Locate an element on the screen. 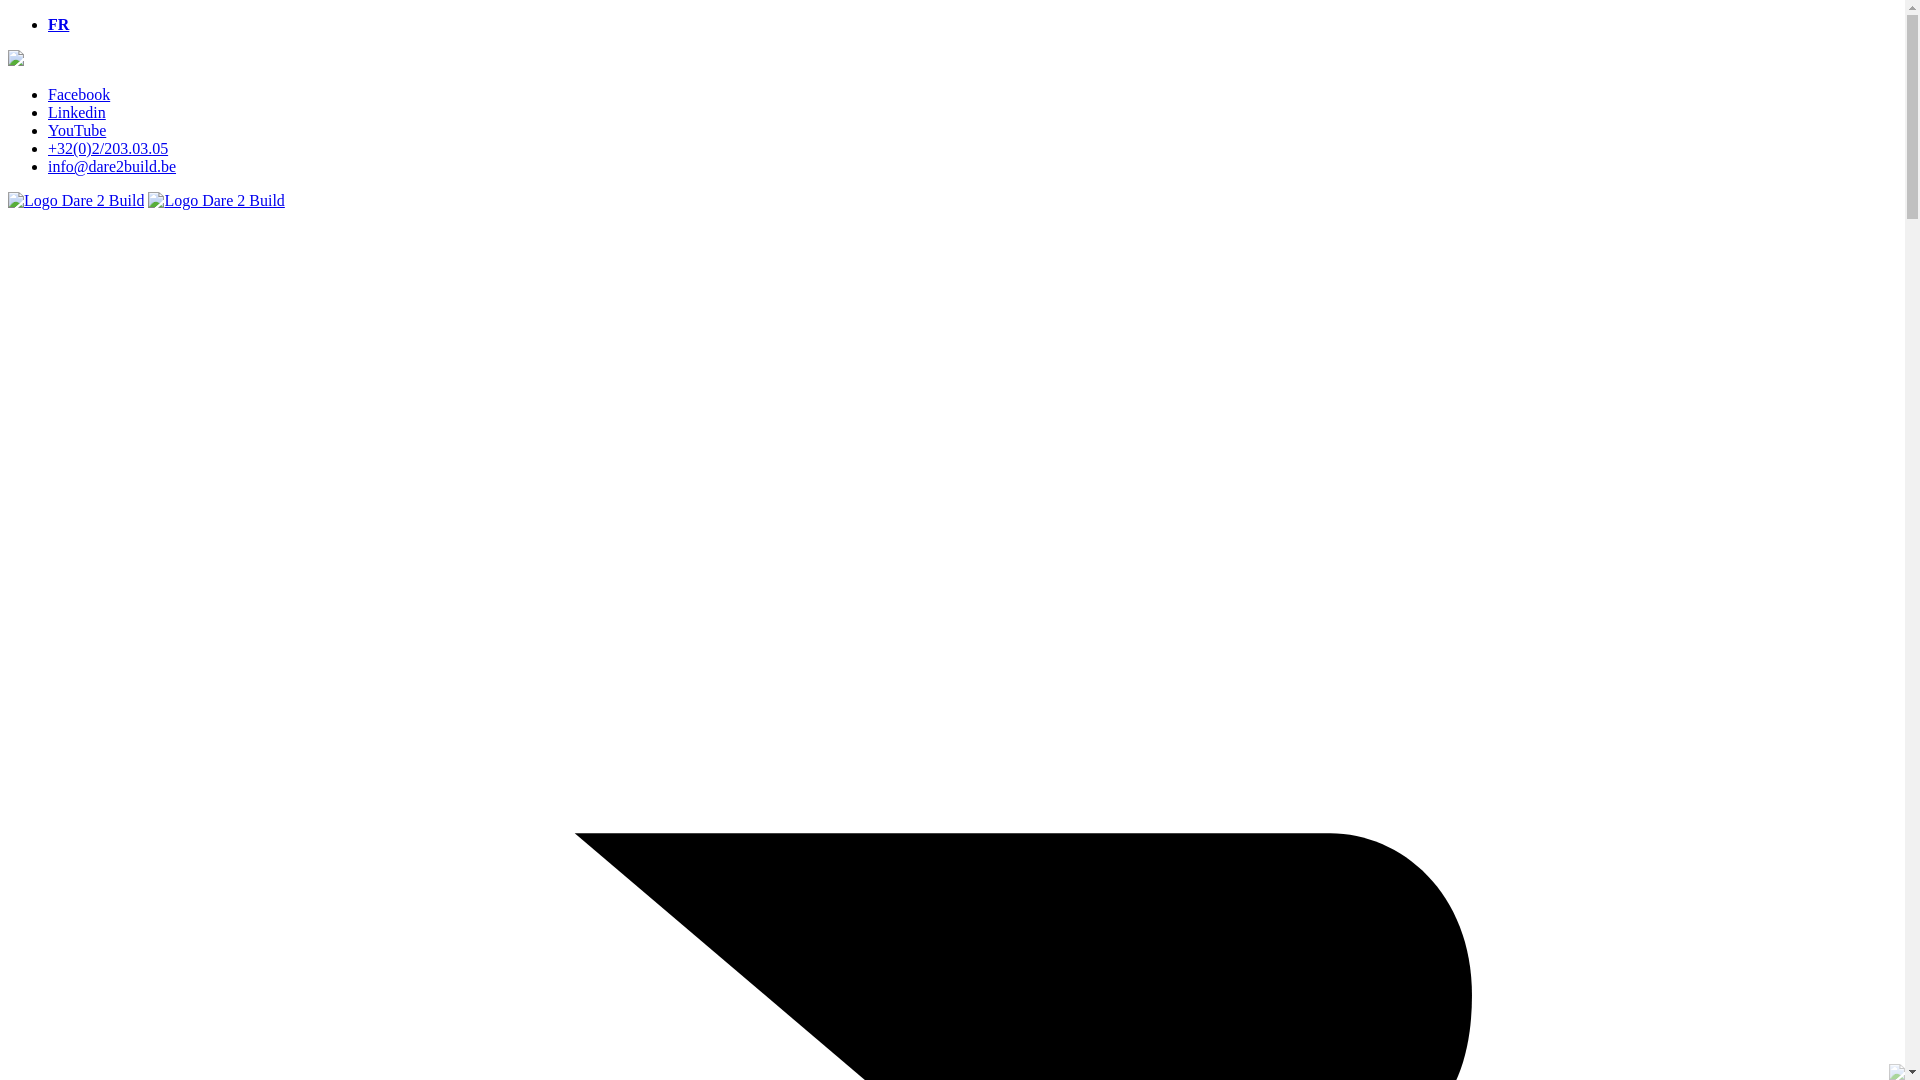 The width and height of the screenshot is (1920, 1080). 'info@dare2build.be' is located at coordinates (110, 165).